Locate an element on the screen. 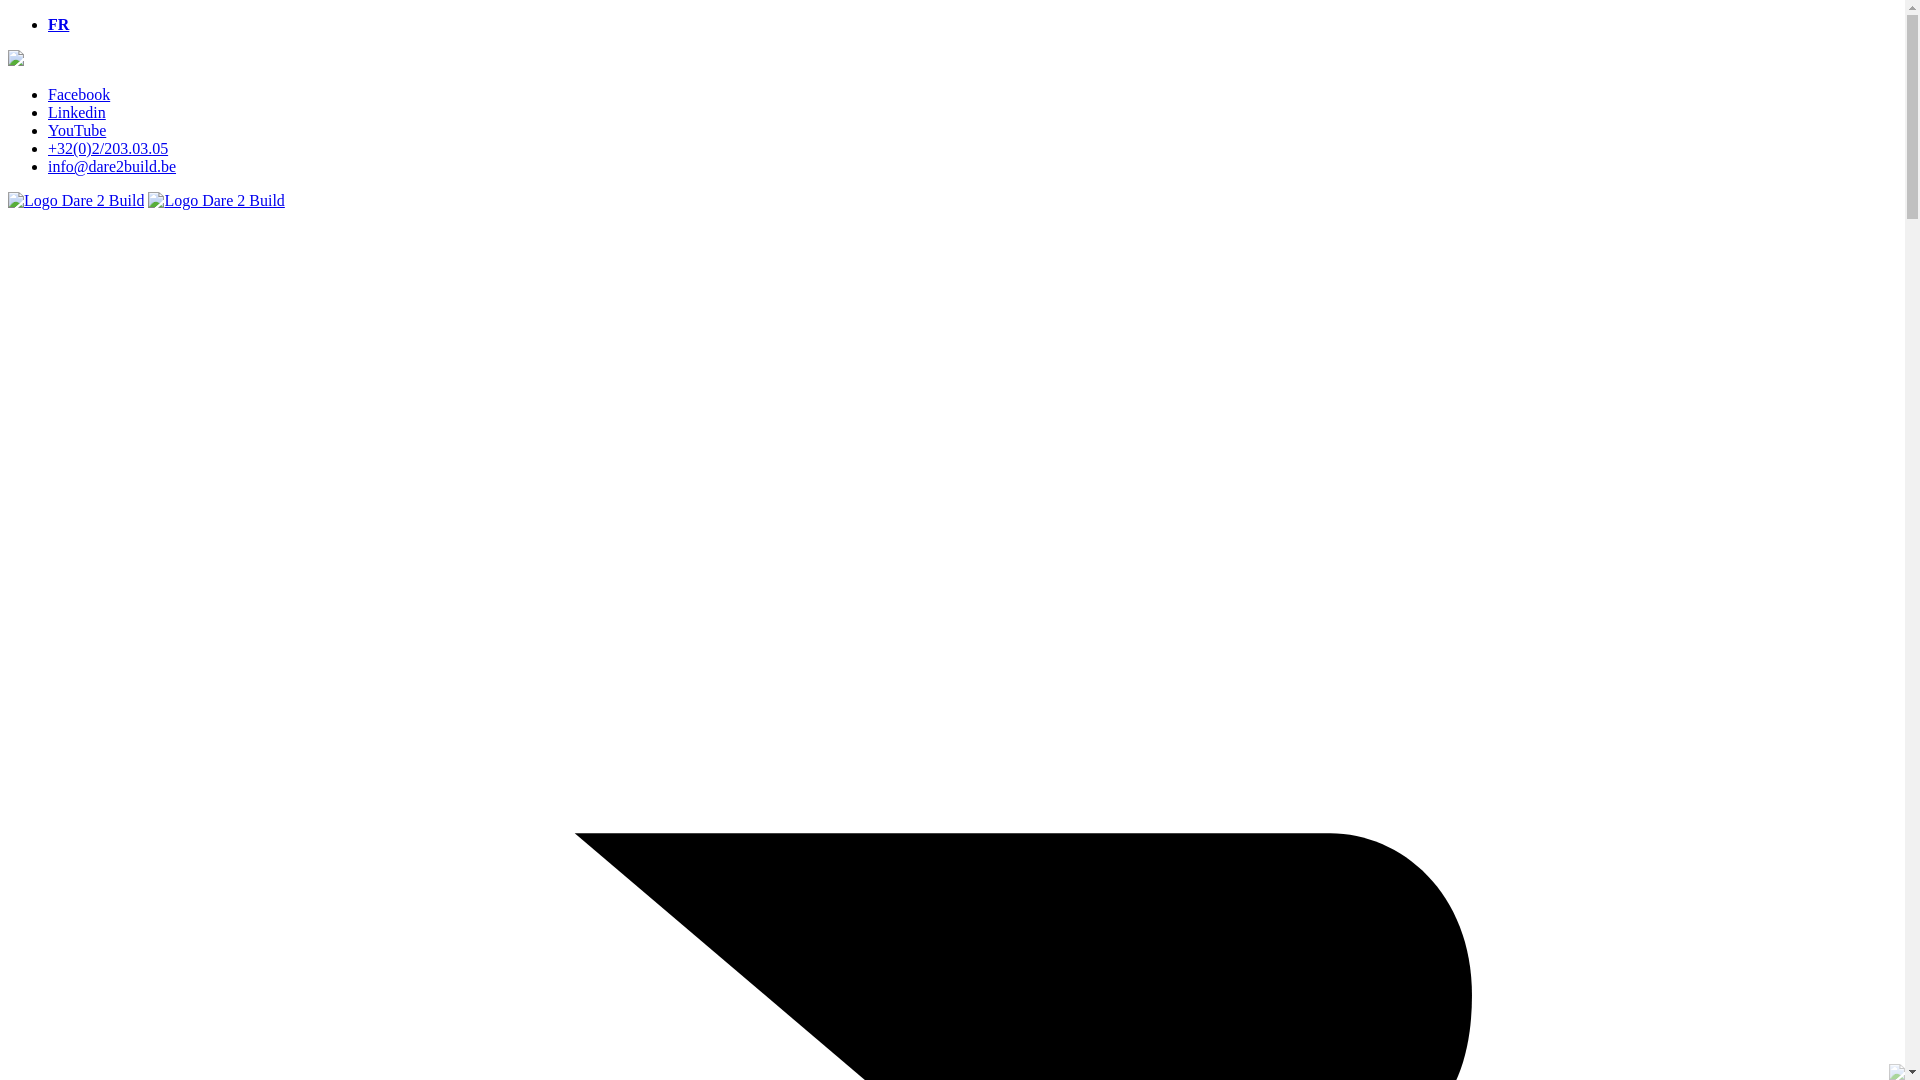 The width and height of the screenshot is (1920, 1080). 'info@dare2build.be' is located at coordinates (110, 165).